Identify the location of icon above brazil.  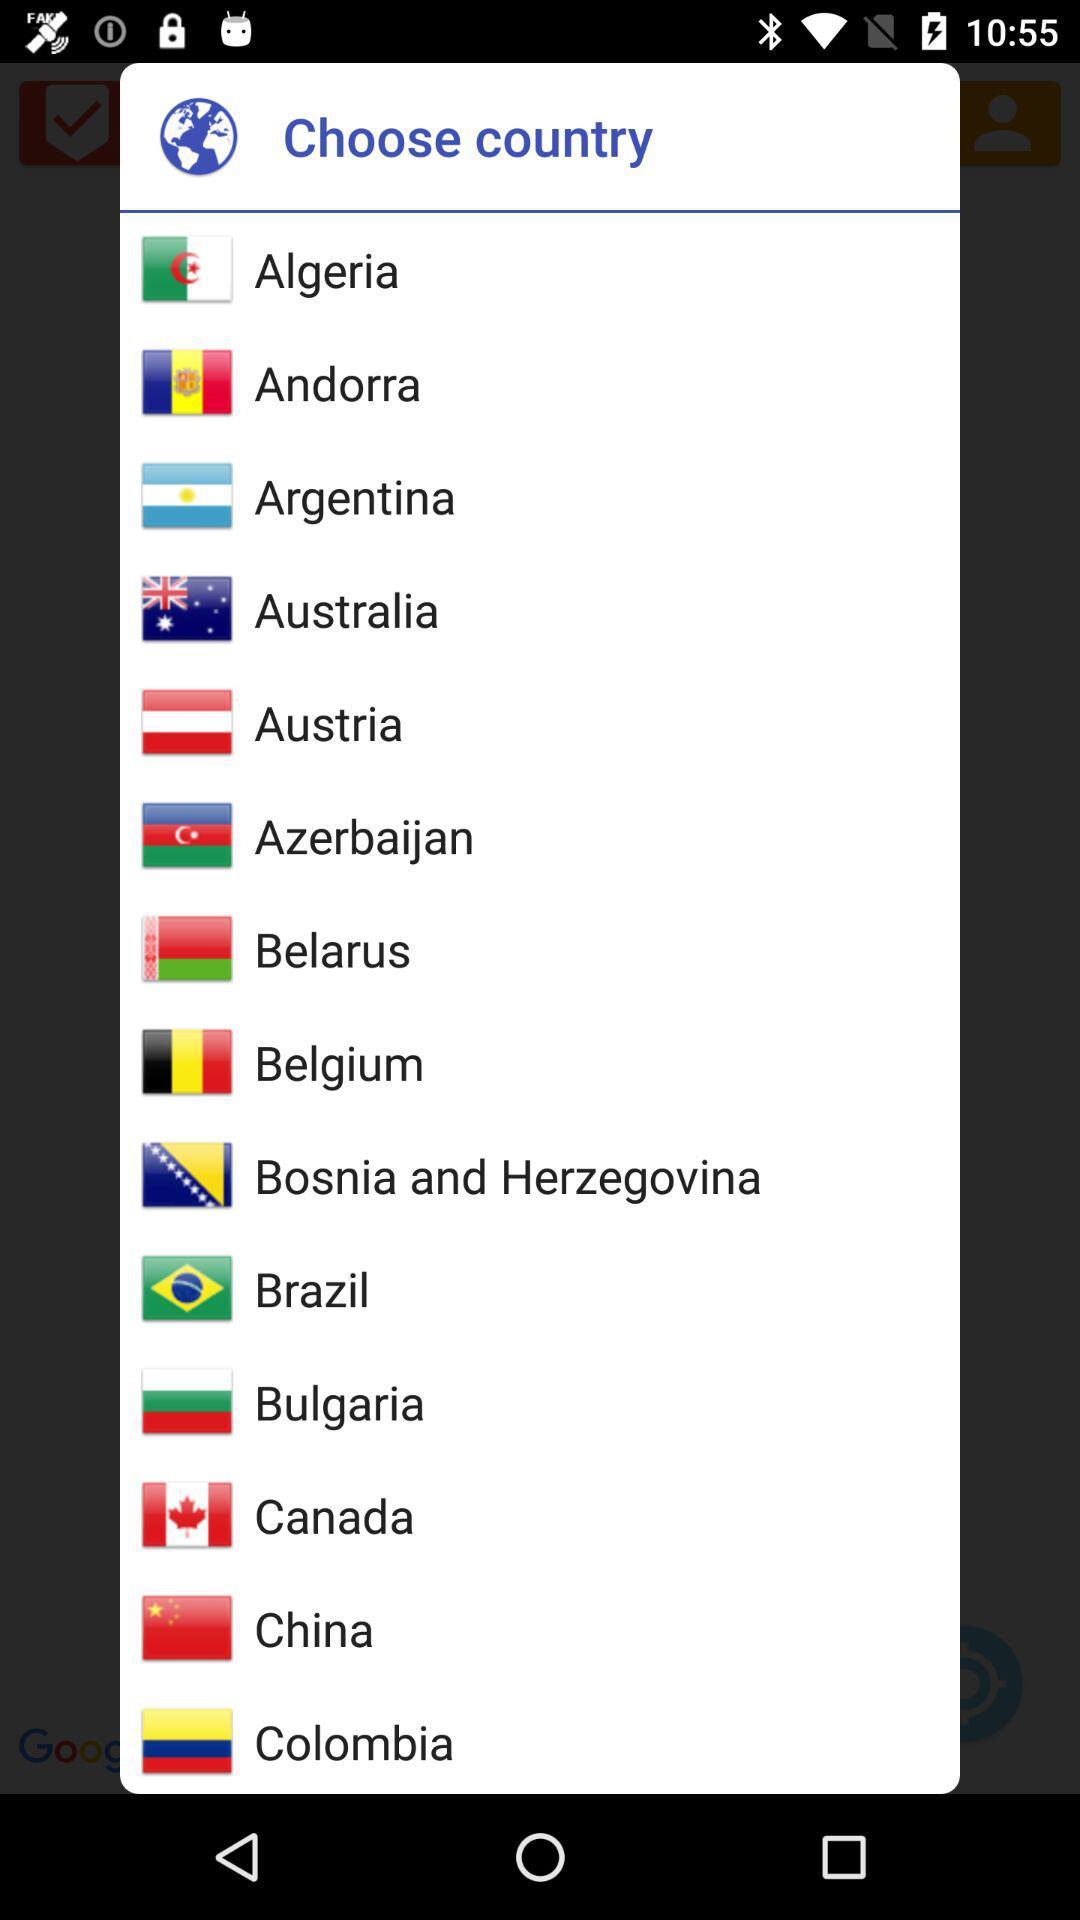
(507, 1175).